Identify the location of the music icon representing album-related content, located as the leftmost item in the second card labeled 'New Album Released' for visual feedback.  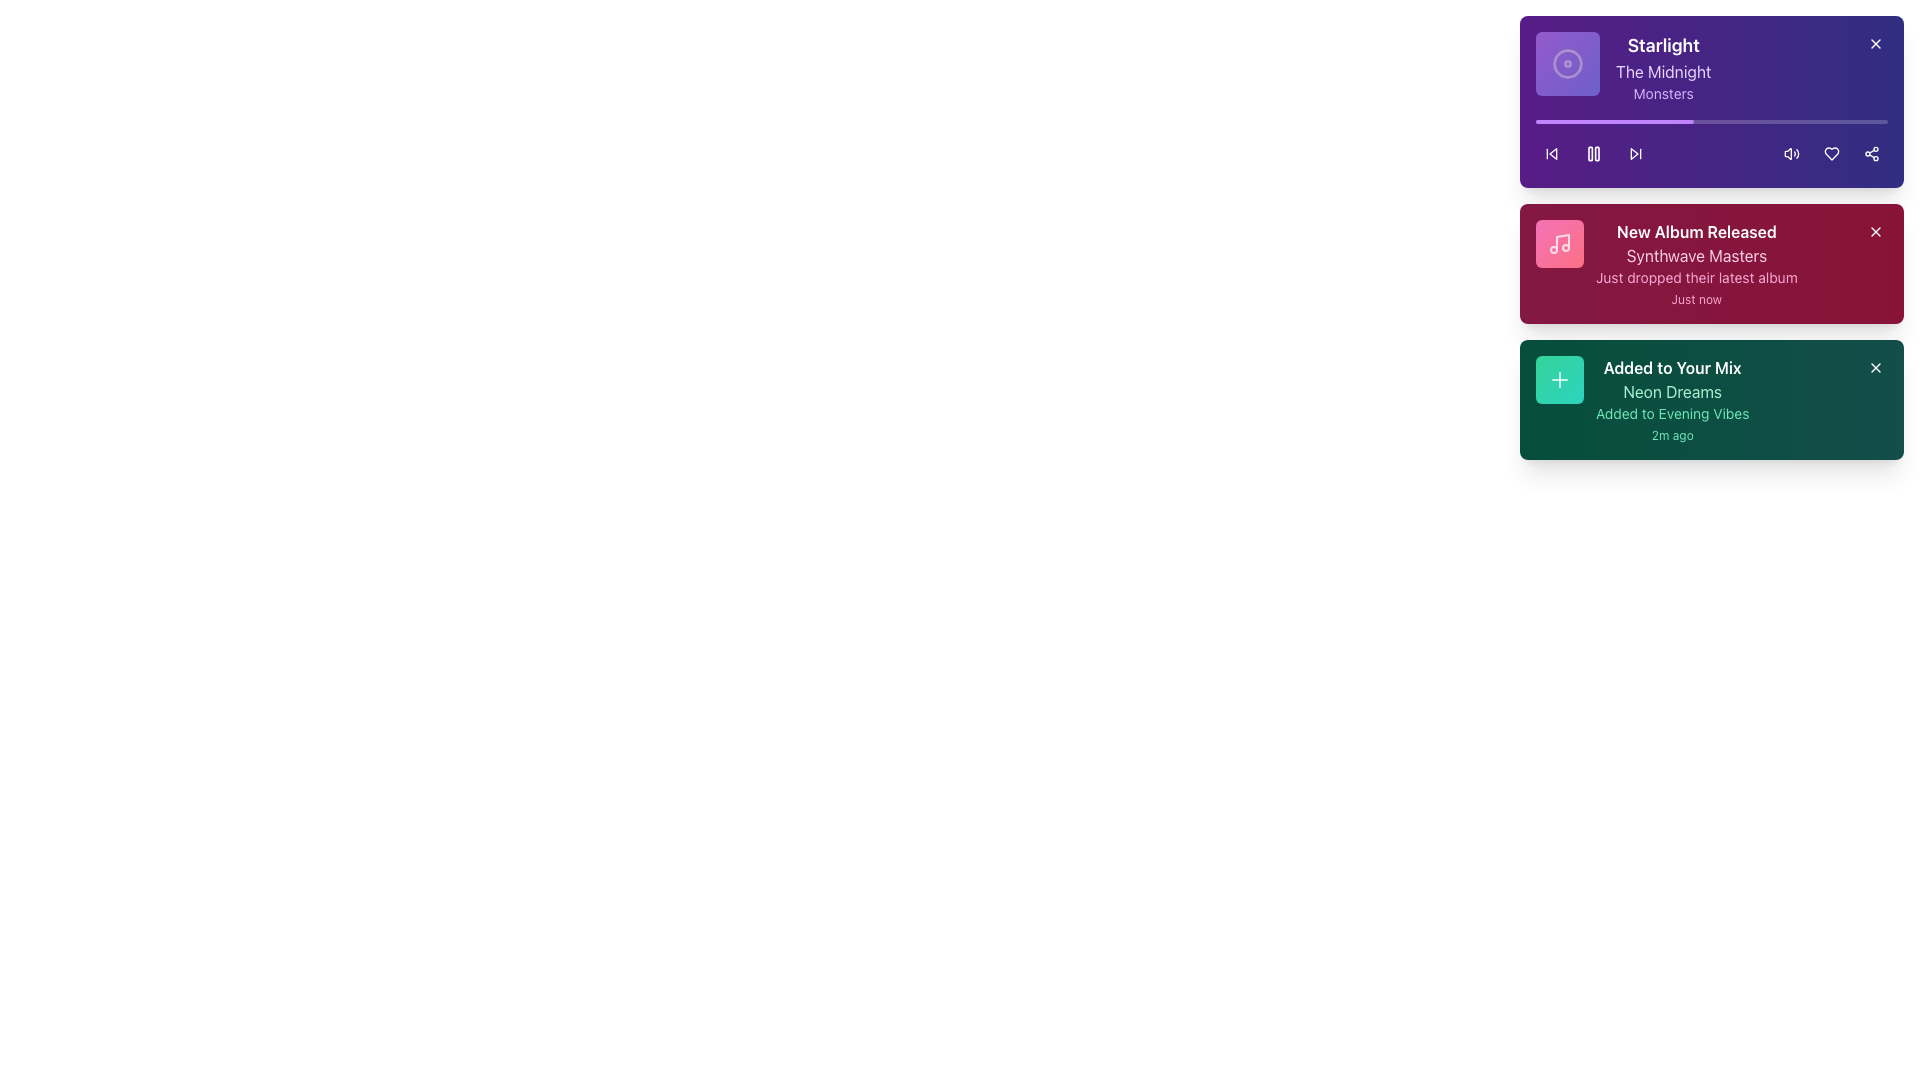
(1559, 242).